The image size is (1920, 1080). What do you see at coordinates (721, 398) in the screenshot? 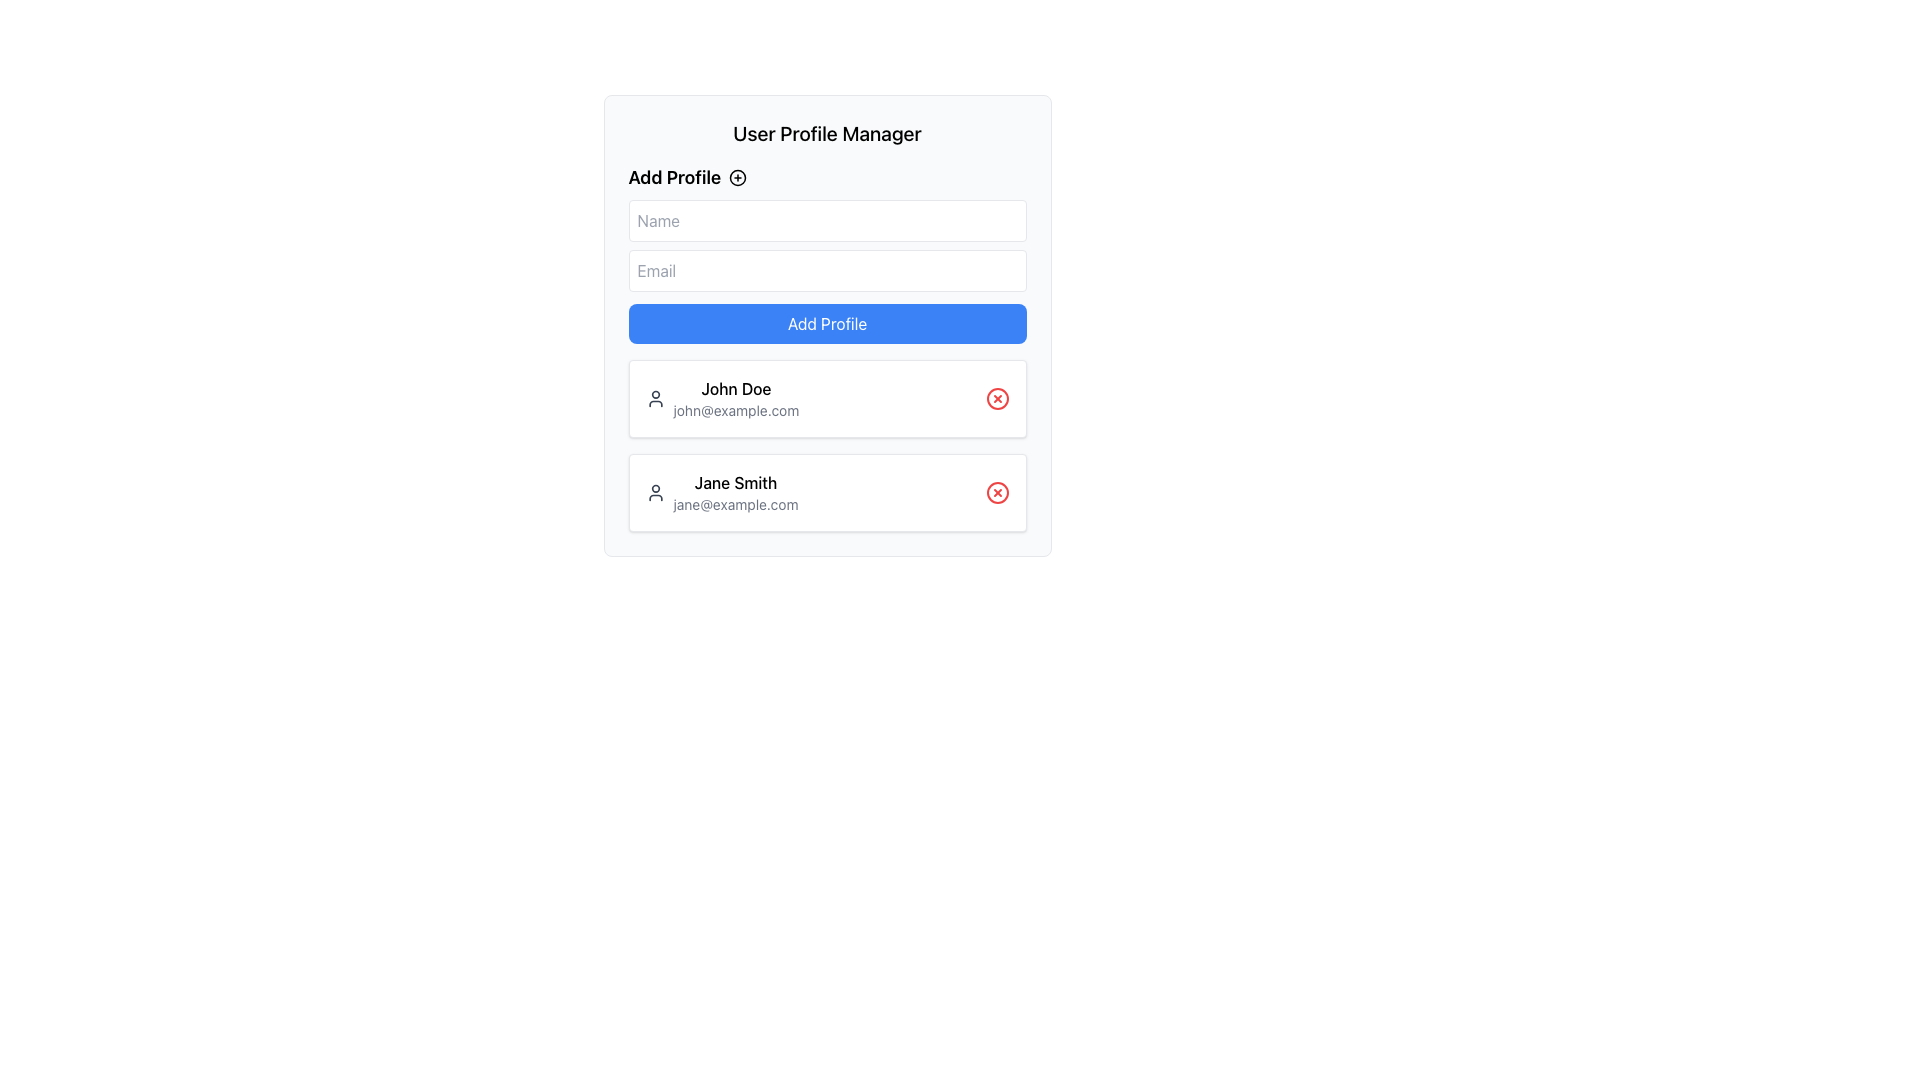
I see `the name of the first user entry in the 'User Profile Manager' section for additional options` at bounding box center [721, 398].